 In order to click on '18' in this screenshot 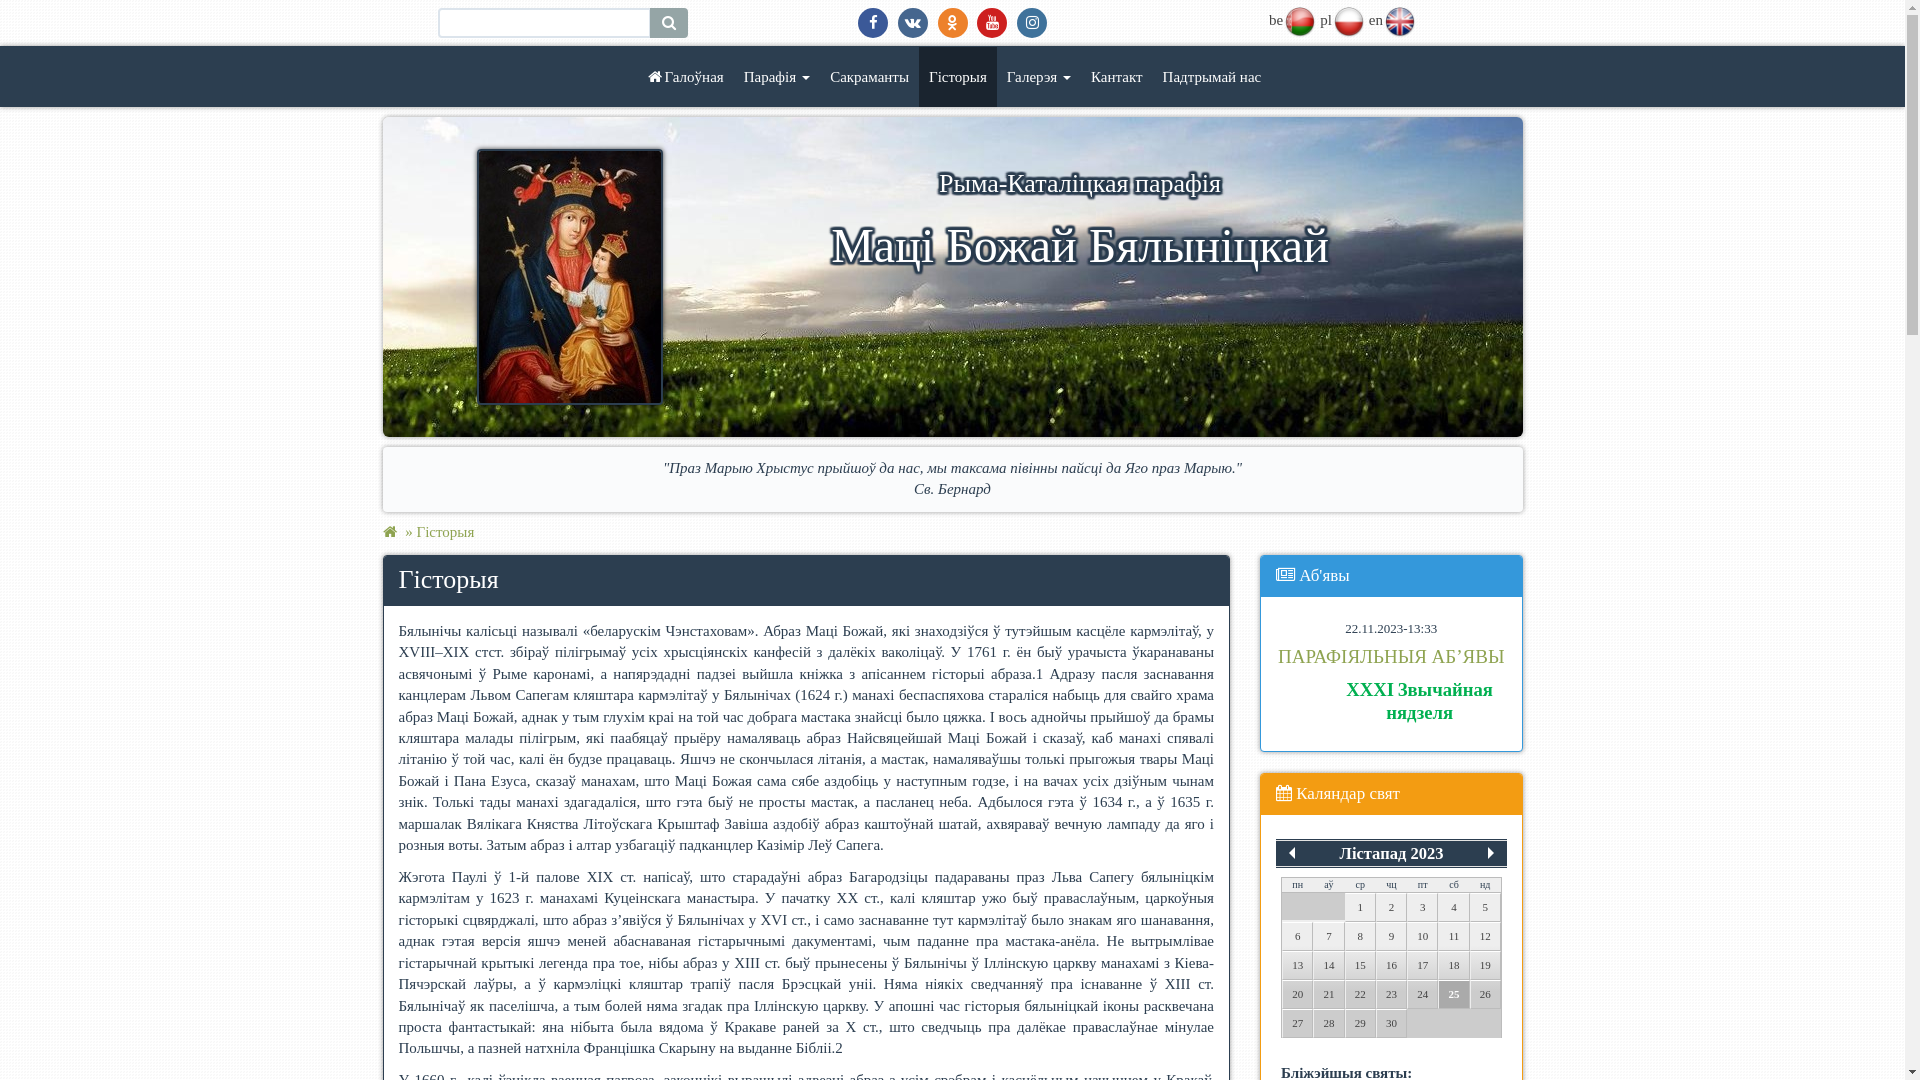, I will do `click(1453, 964)`.